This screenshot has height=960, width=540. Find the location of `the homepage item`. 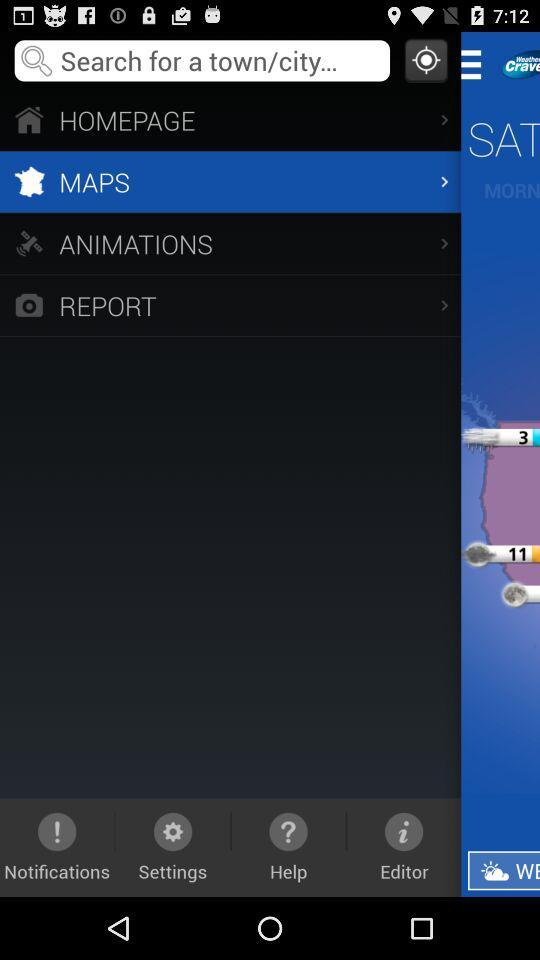

the homepage item is located at coordinates (229, 119).